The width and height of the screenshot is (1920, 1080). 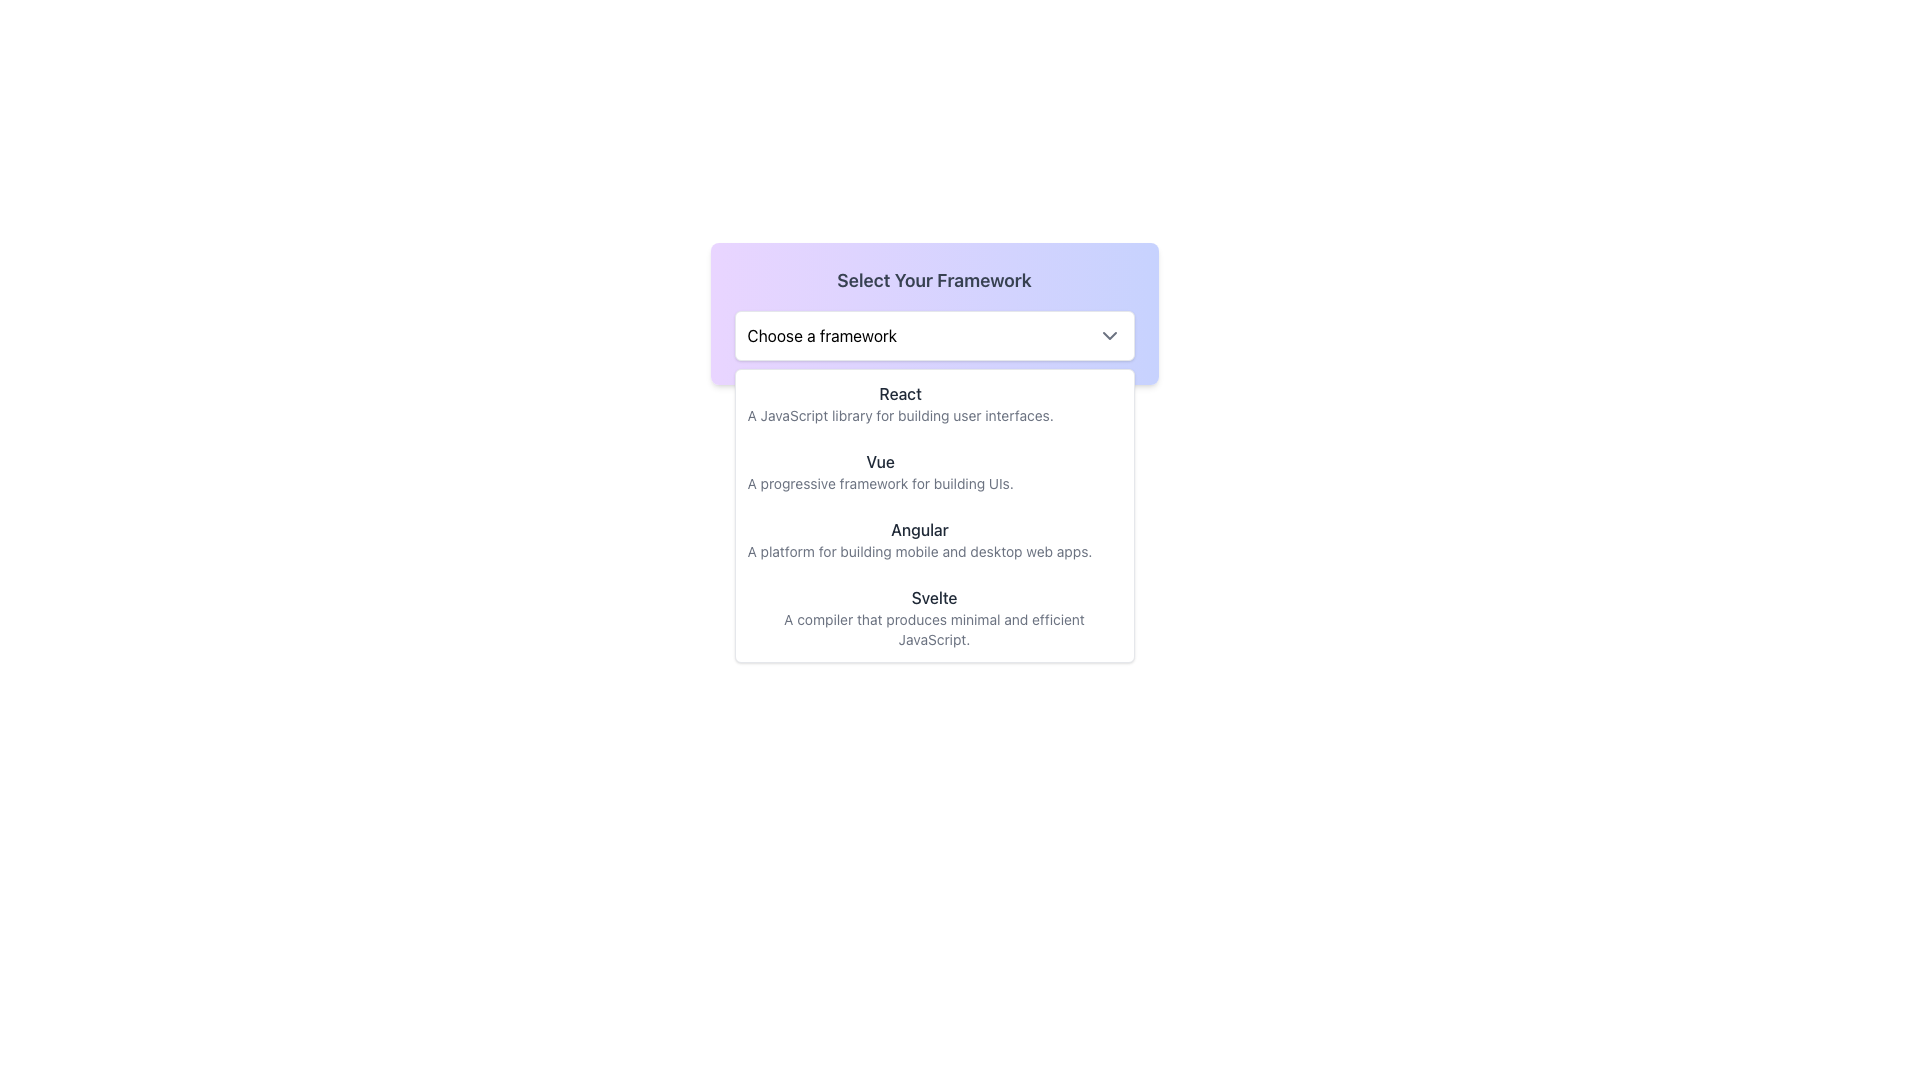 I want to click on the text label that reads 'A progressive framework for building UIs.' located below the bold 'Vue' text in the 'Select Your Framework' section, so click(x=880, y=483).